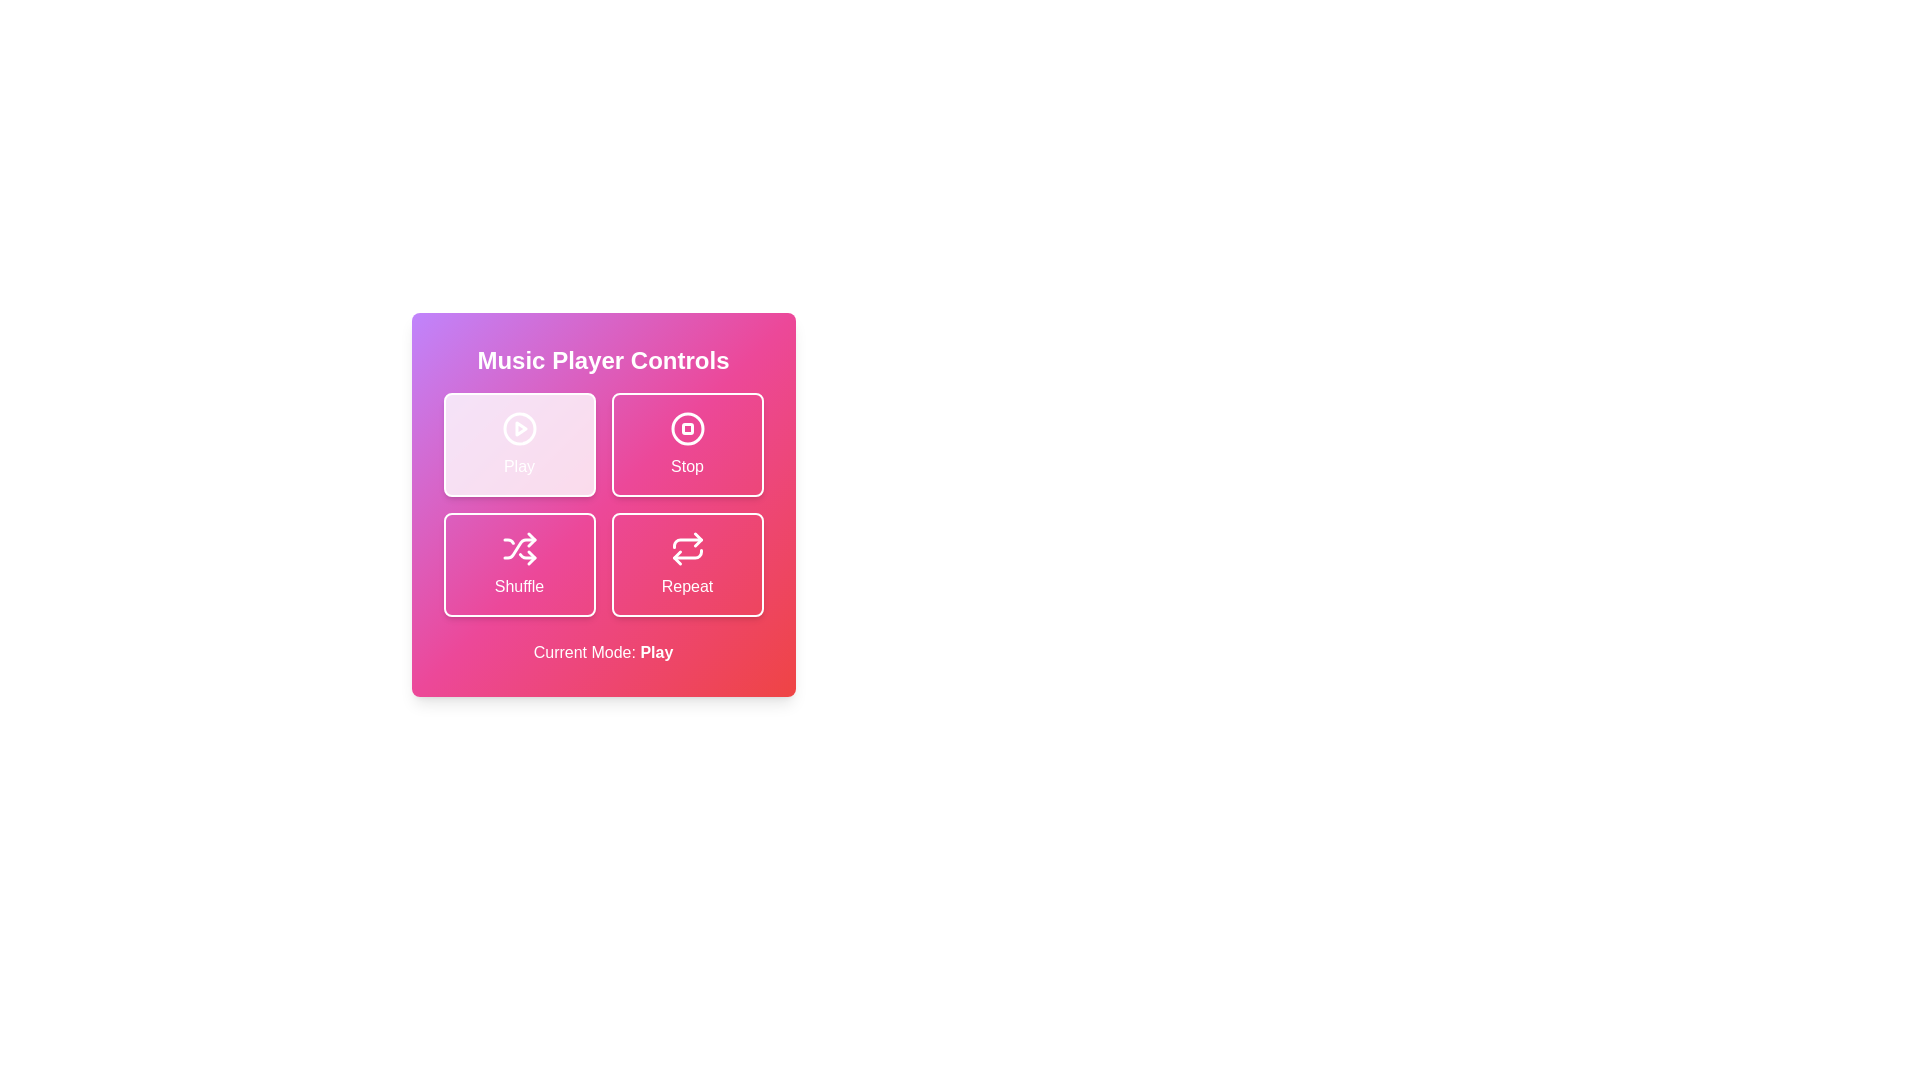 This screenshot has height=1080, width=1920. Describe the element at coordinates (519, 564) in the screenshot. I see `the Shuffle button to observe its hover effect` at that location.